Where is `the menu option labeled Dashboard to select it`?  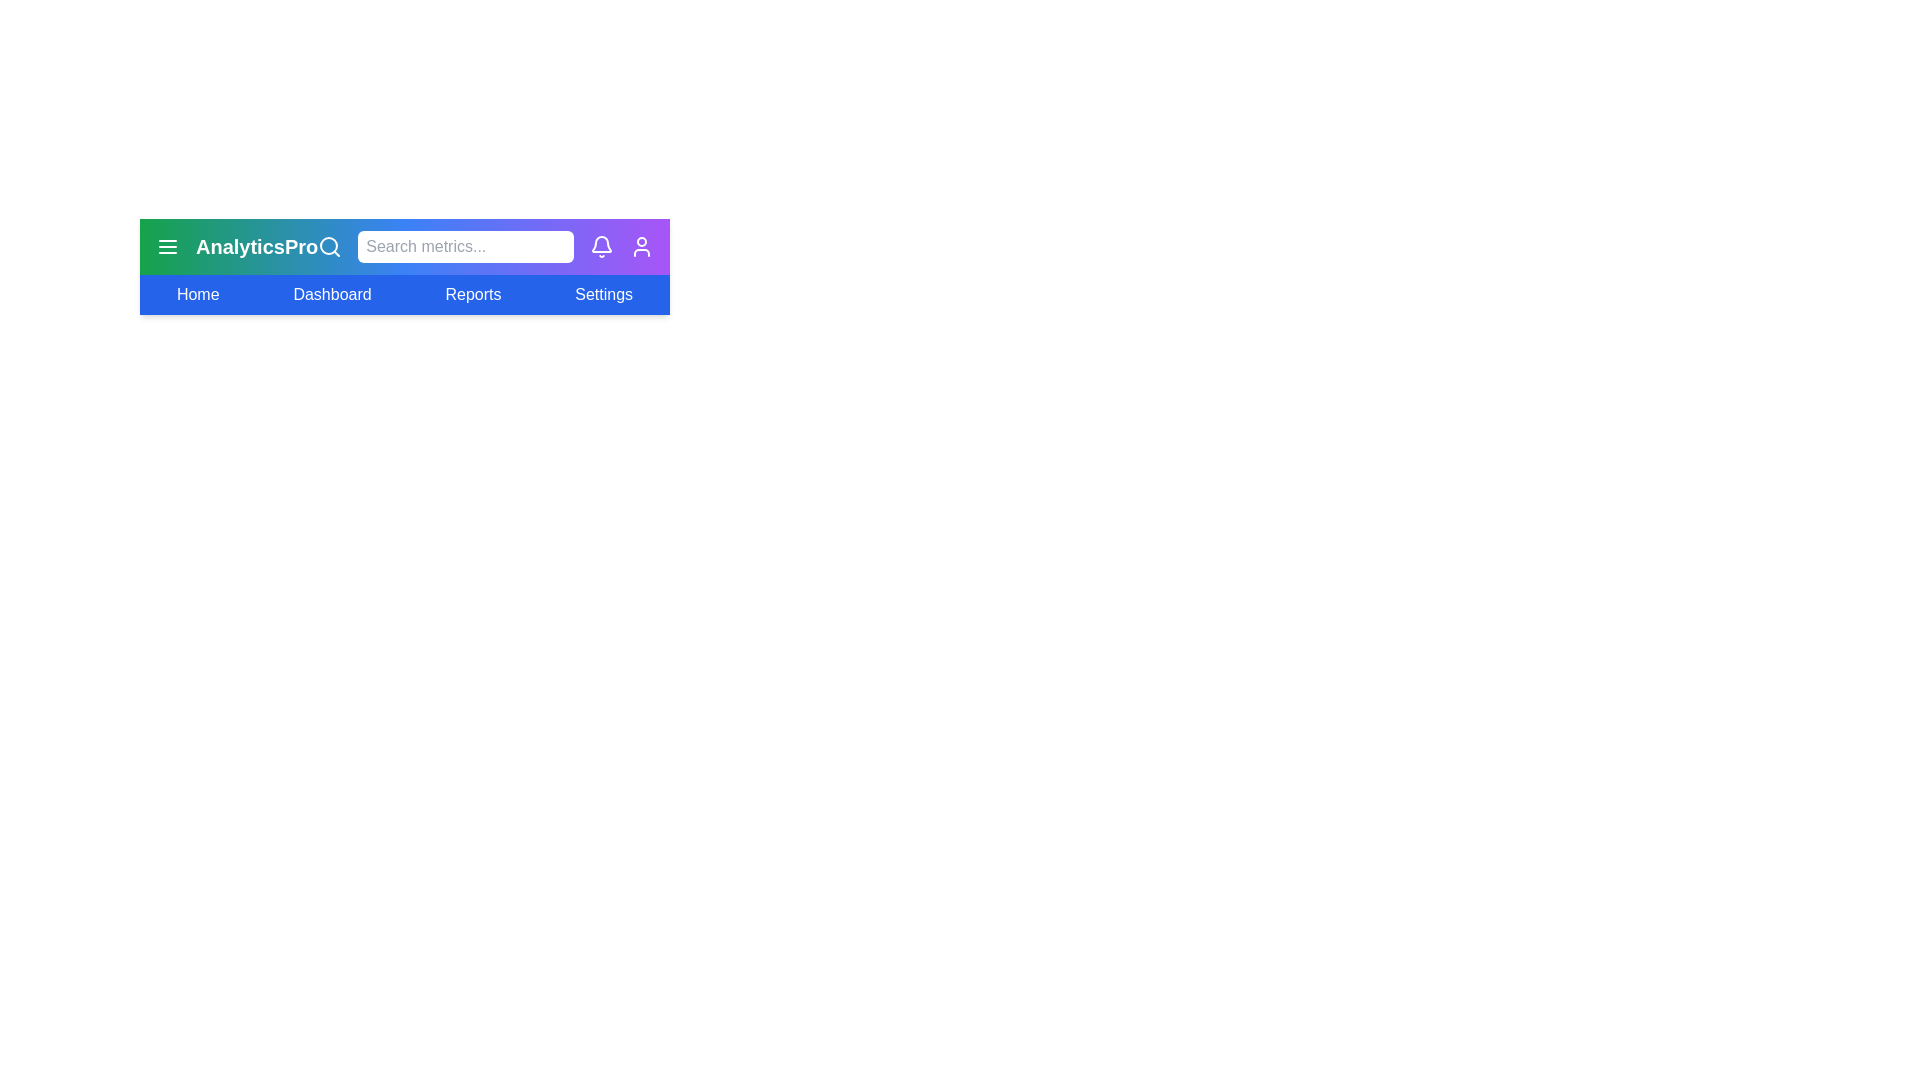
the menu option labeled Dashboard to select it is located at coordinates (332, 294).